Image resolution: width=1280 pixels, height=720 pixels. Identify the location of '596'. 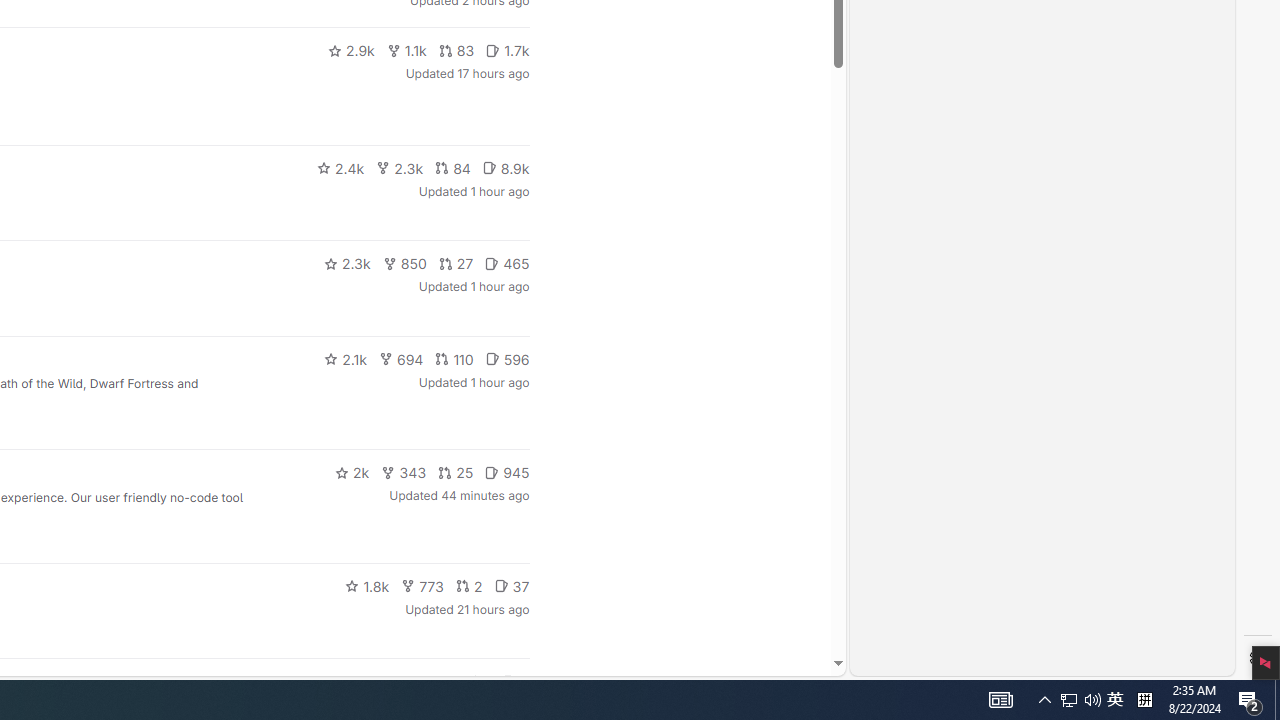
(507, 357).